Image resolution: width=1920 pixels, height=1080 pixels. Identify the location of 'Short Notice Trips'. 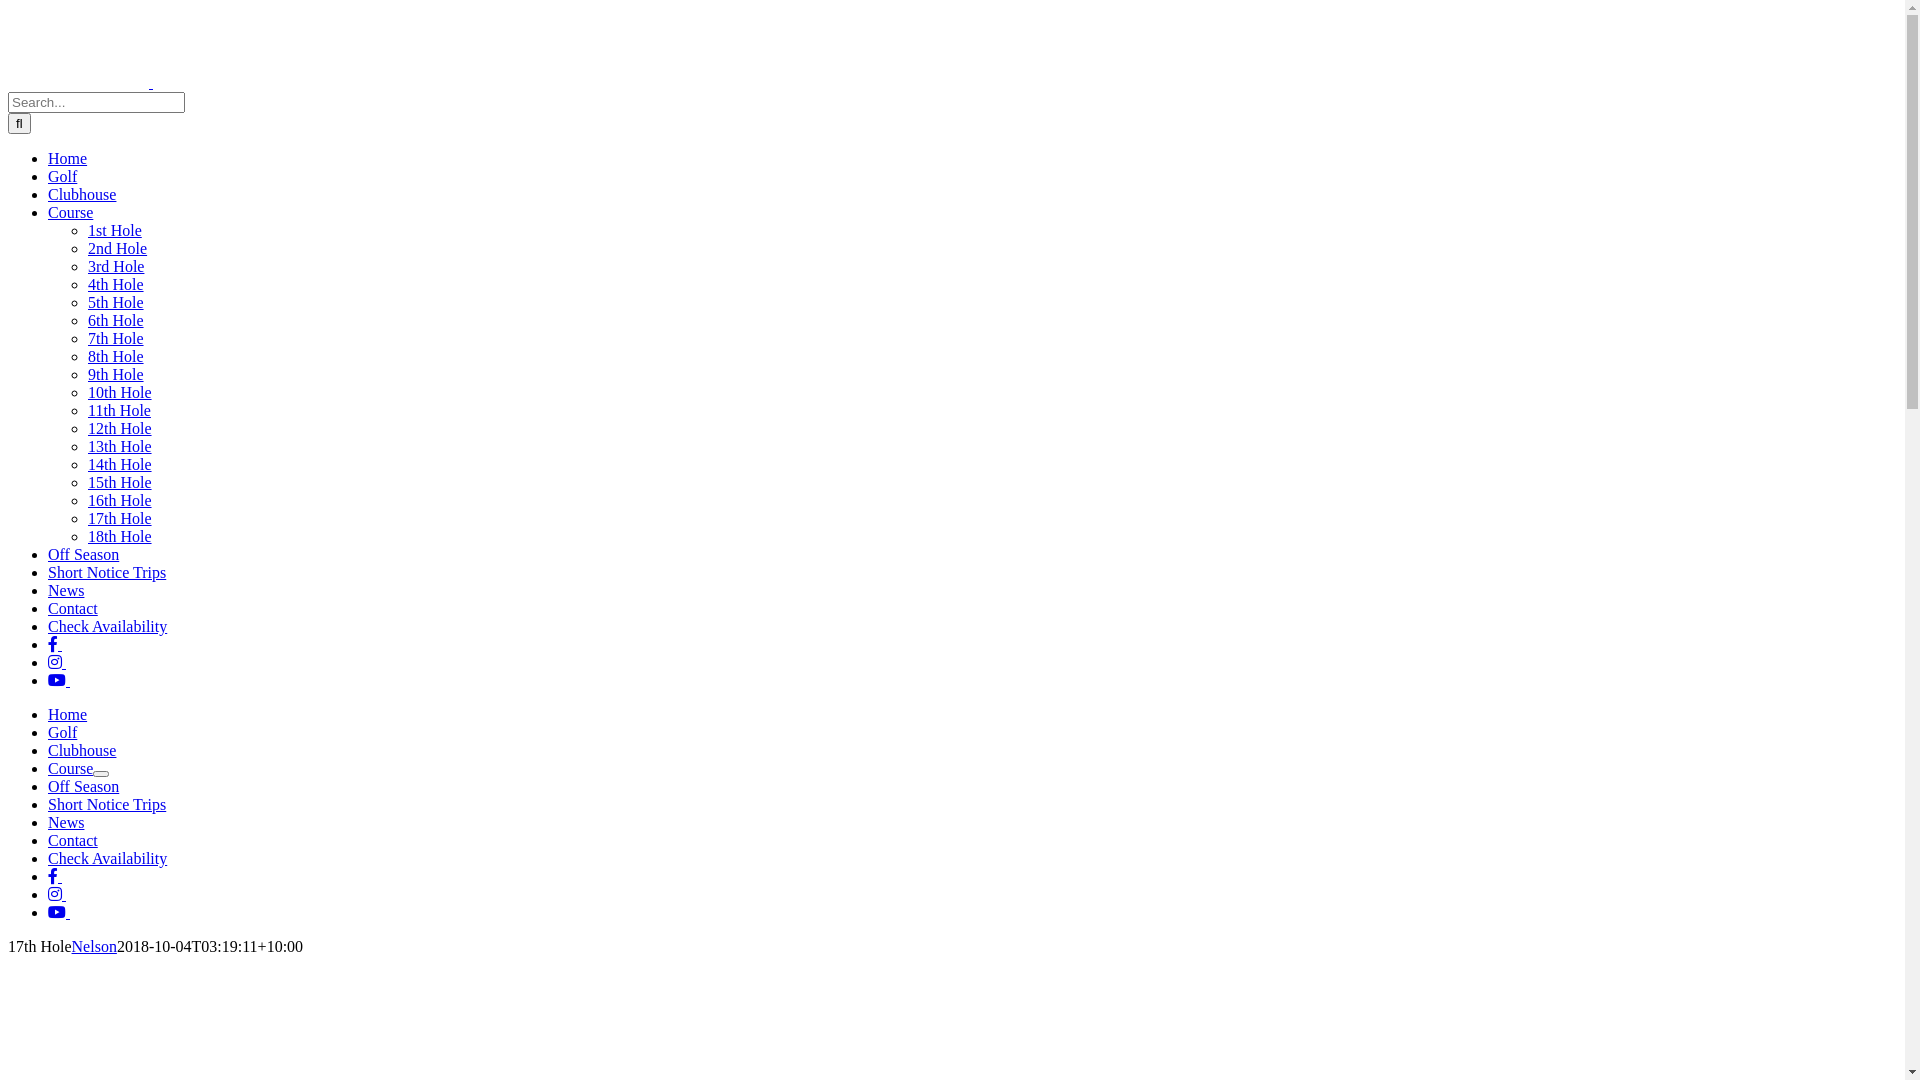
(105, 803).